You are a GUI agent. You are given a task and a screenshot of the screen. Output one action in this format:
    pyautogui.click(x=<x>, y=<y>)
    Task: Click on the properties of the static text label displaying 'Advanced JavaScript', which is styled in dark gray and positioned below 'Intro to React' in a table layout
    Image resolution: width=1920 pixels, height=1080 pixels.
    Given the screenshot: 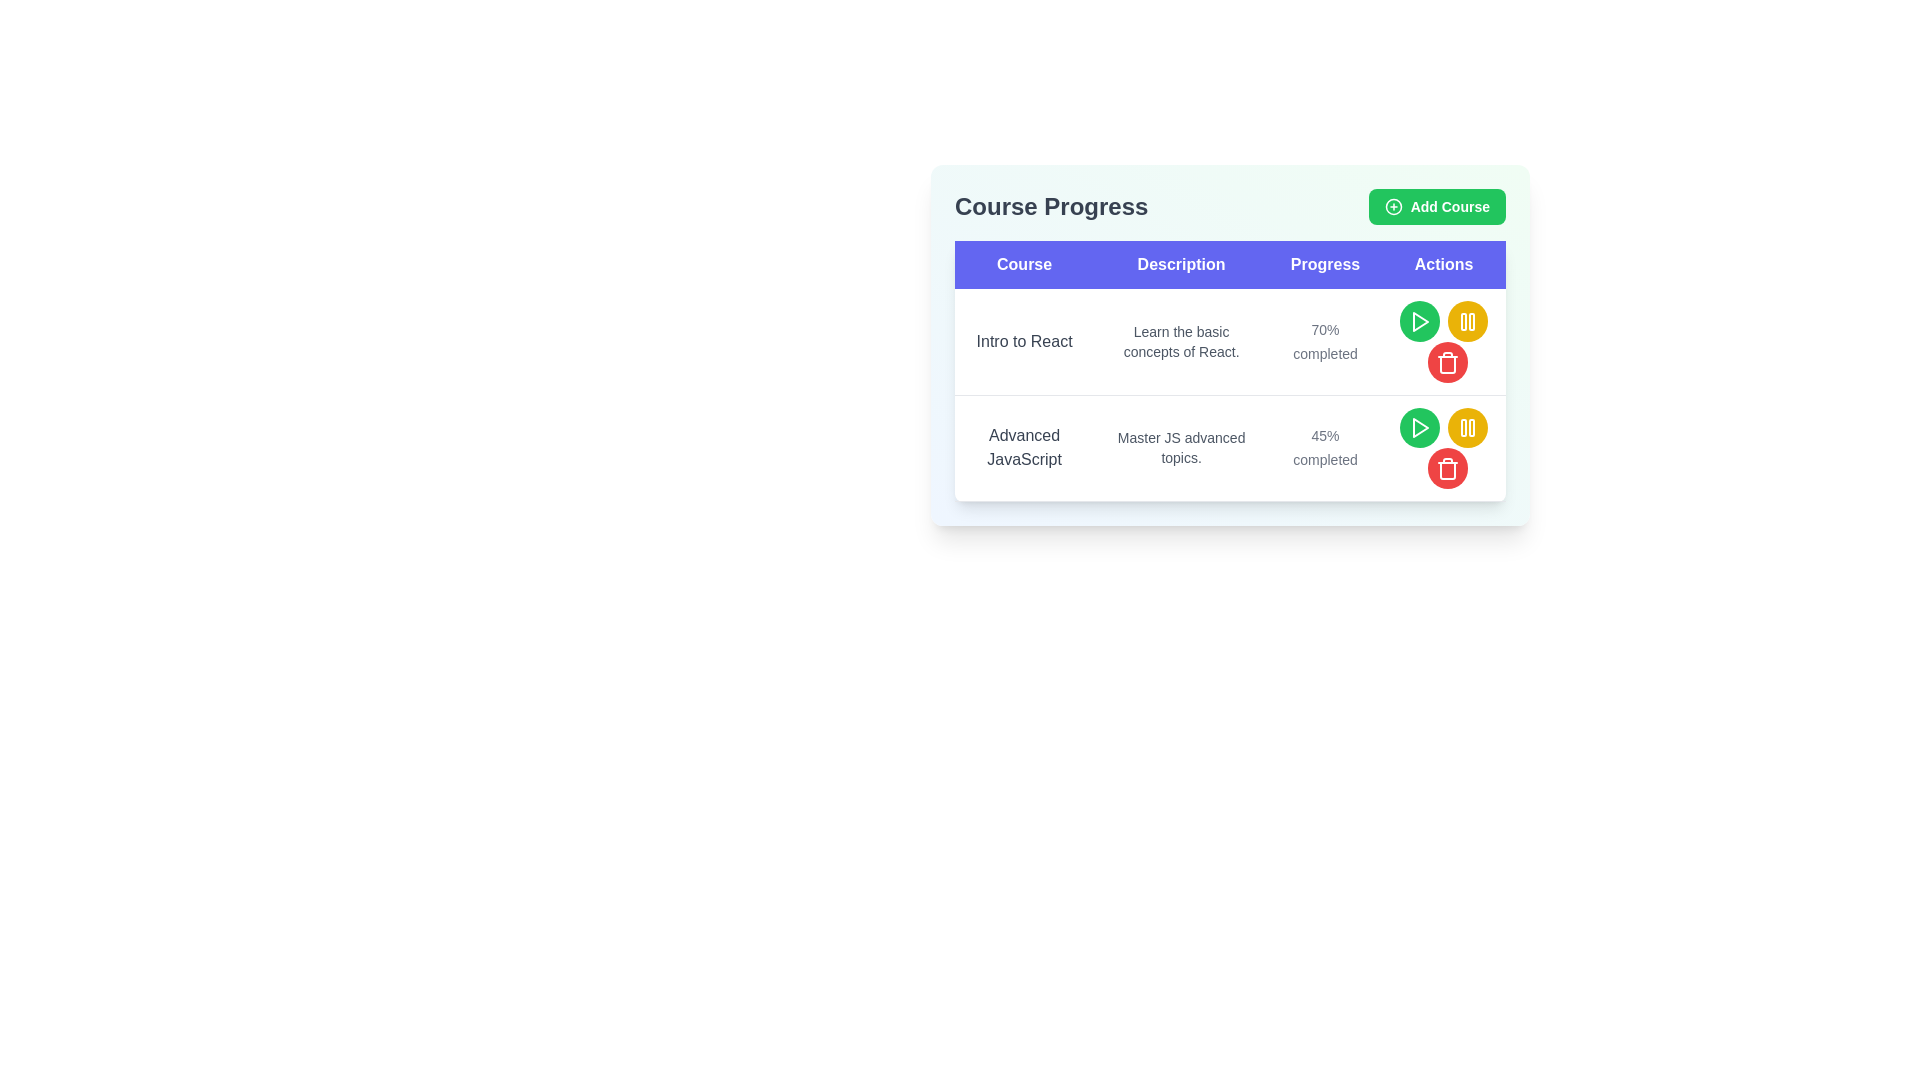 What is the action you would take?
    pyautogui.click(x=1024, y=447)
    